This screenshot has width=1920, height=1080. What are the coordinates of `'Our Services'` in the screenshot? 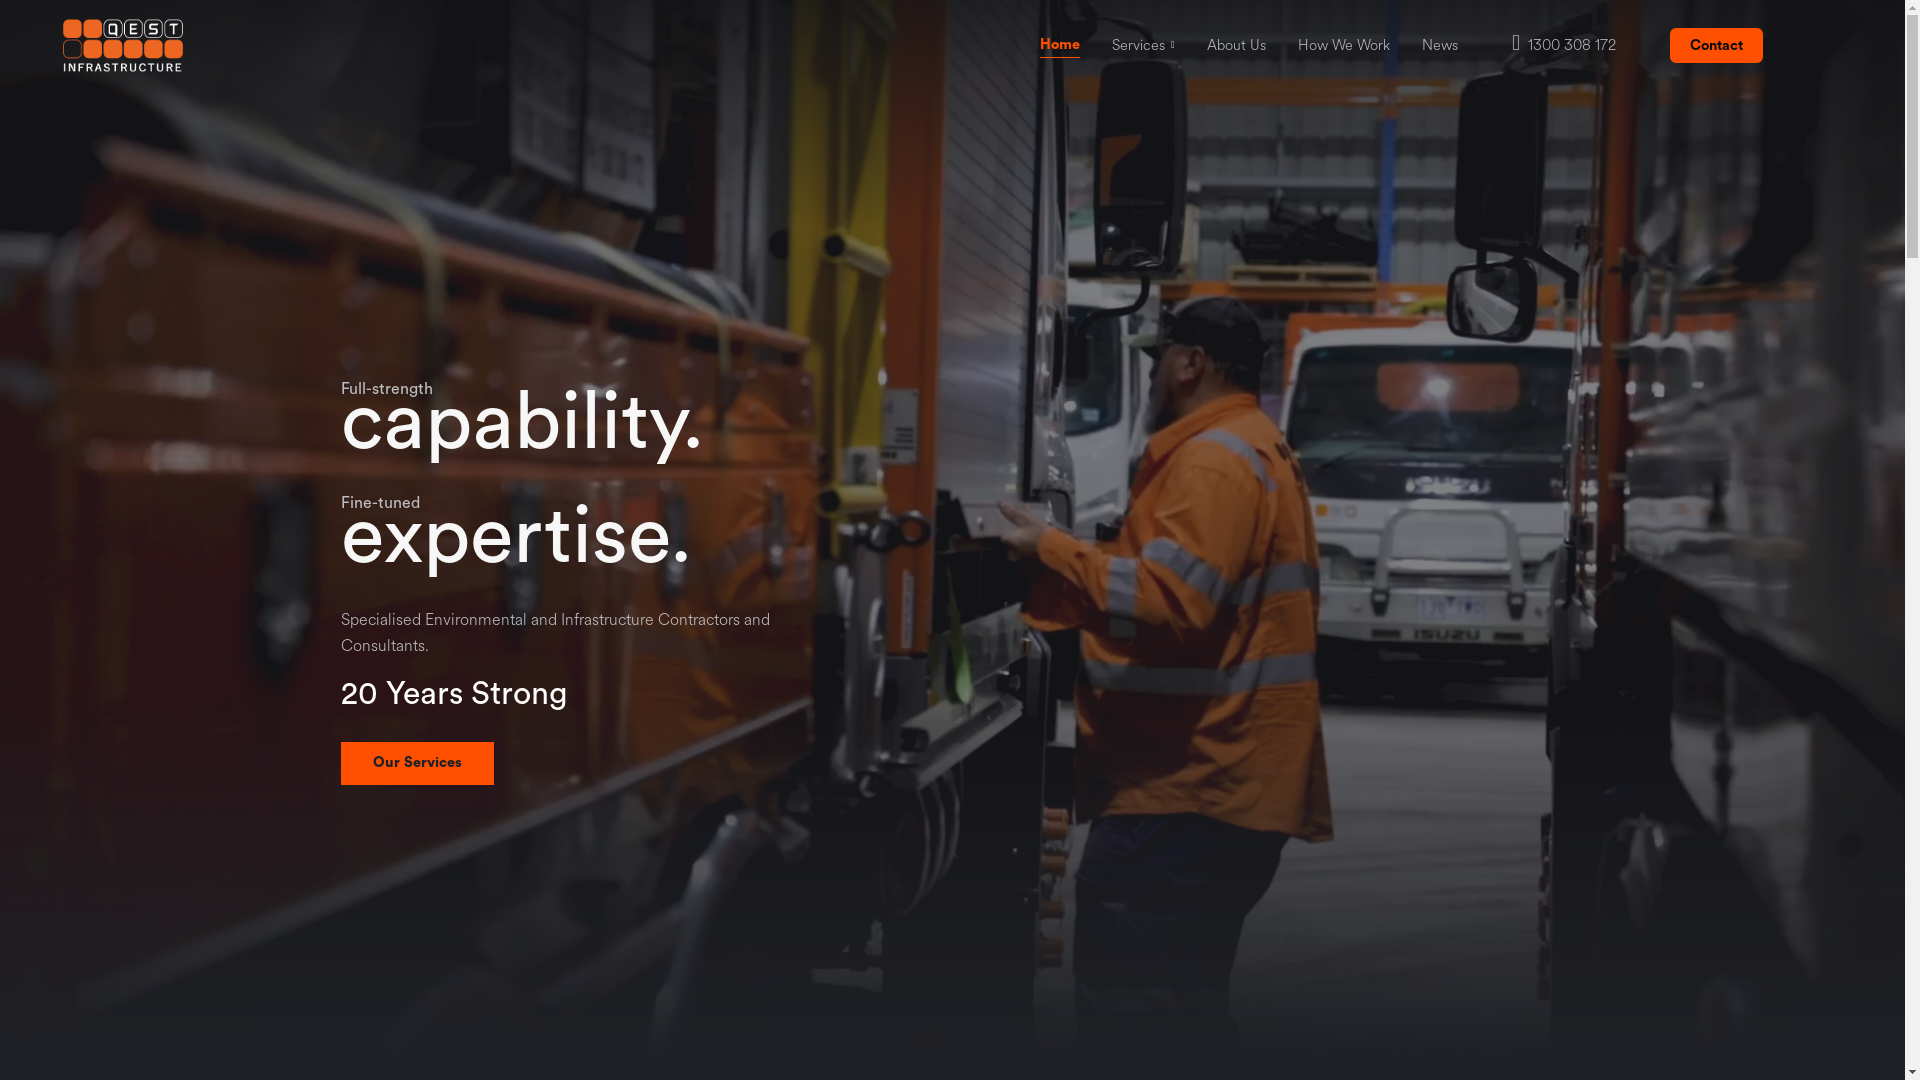 It's located at (415, 763).